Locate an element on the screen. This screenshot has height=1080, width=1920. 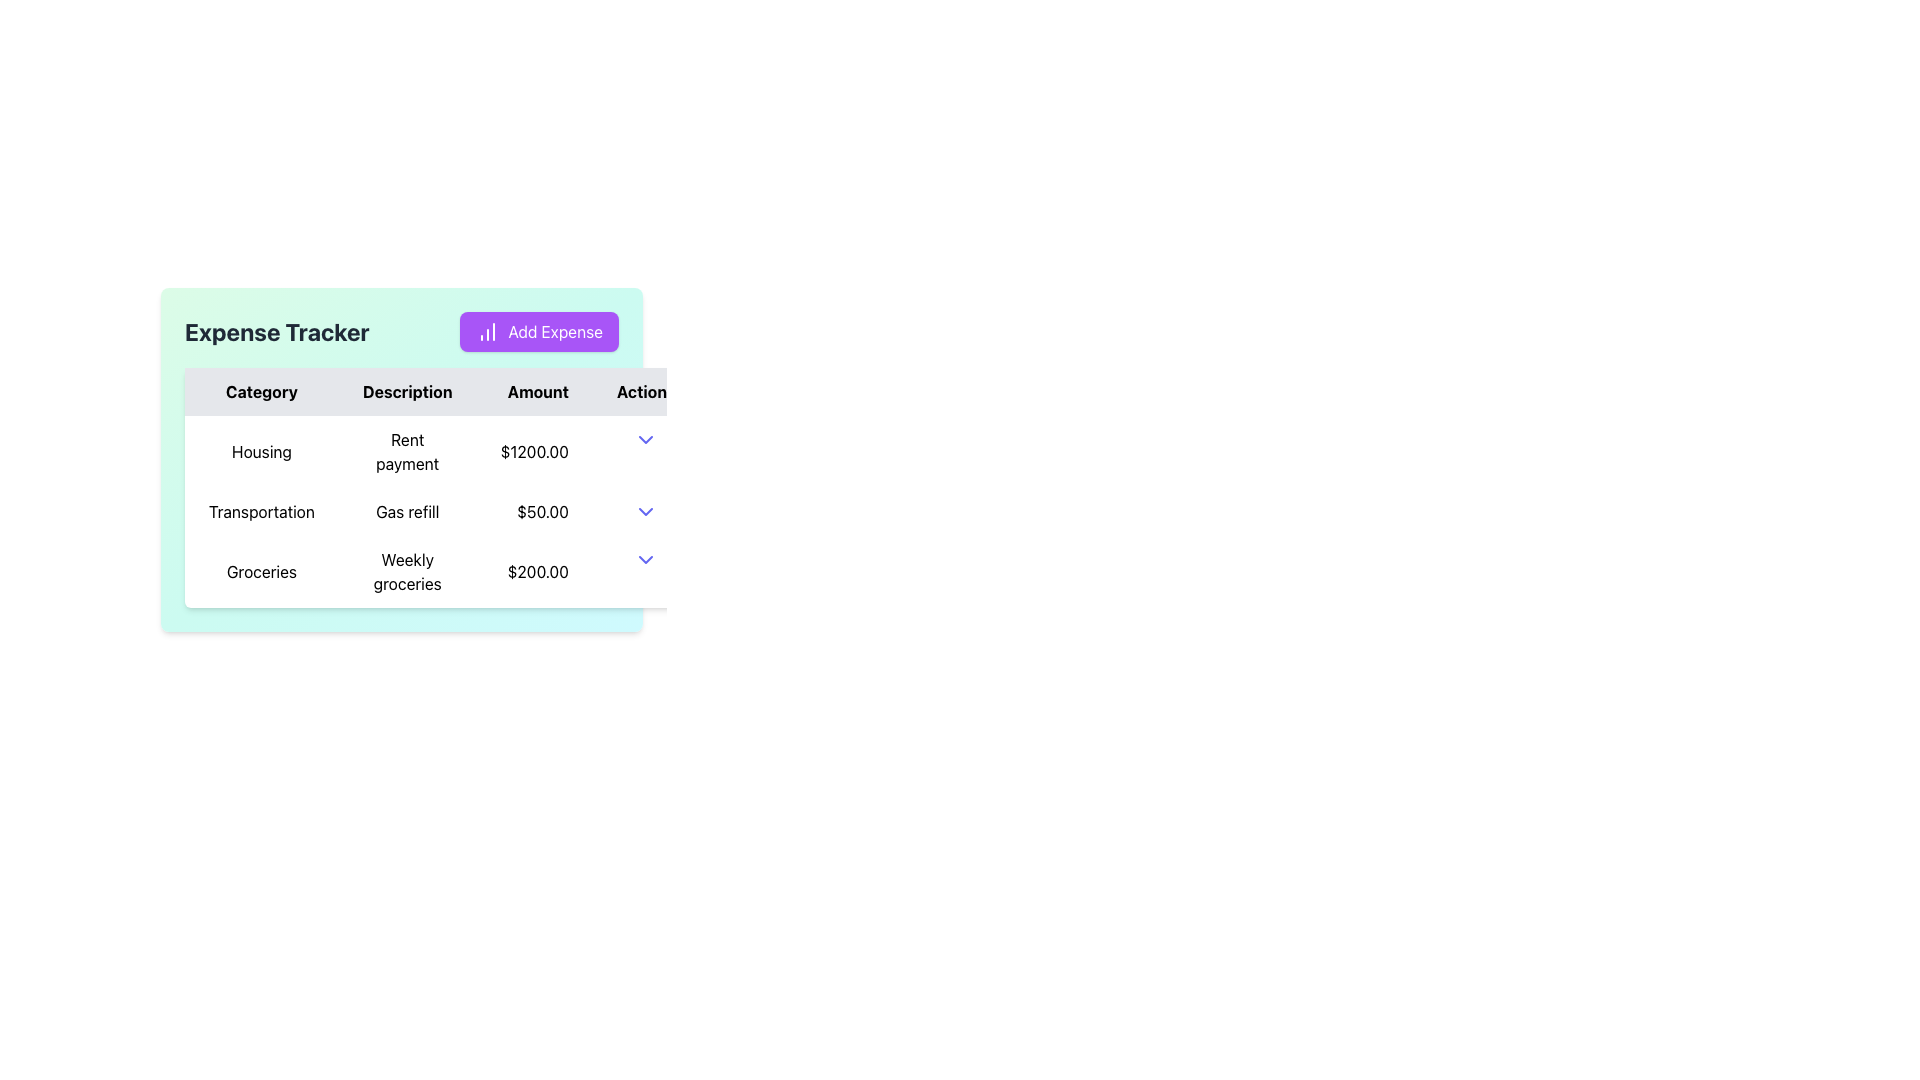
the 'Category' header text label in the table, which is located in the top-left corner of the header row, adjacent to the 'Description' header is located at coordinates (260, 392).